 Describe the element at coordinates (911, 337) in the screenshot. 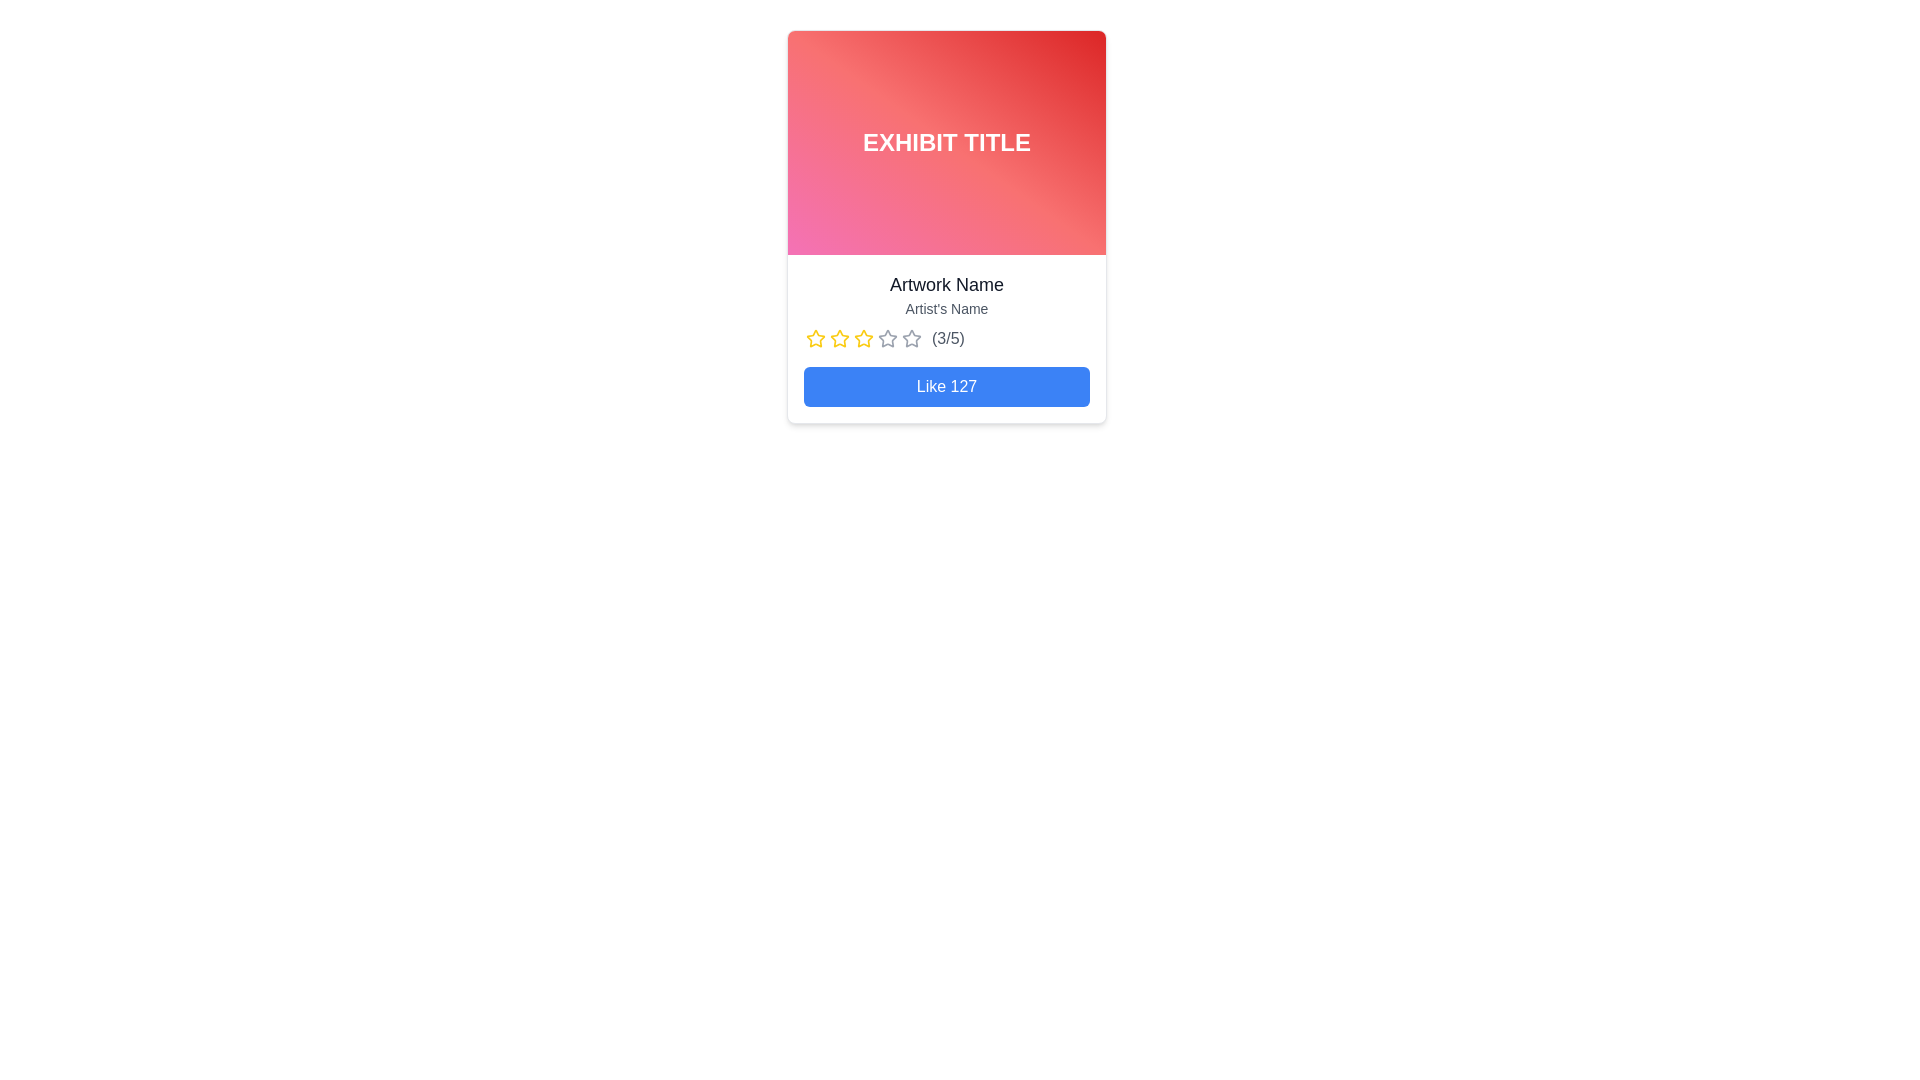

I see `the third star` at that location.